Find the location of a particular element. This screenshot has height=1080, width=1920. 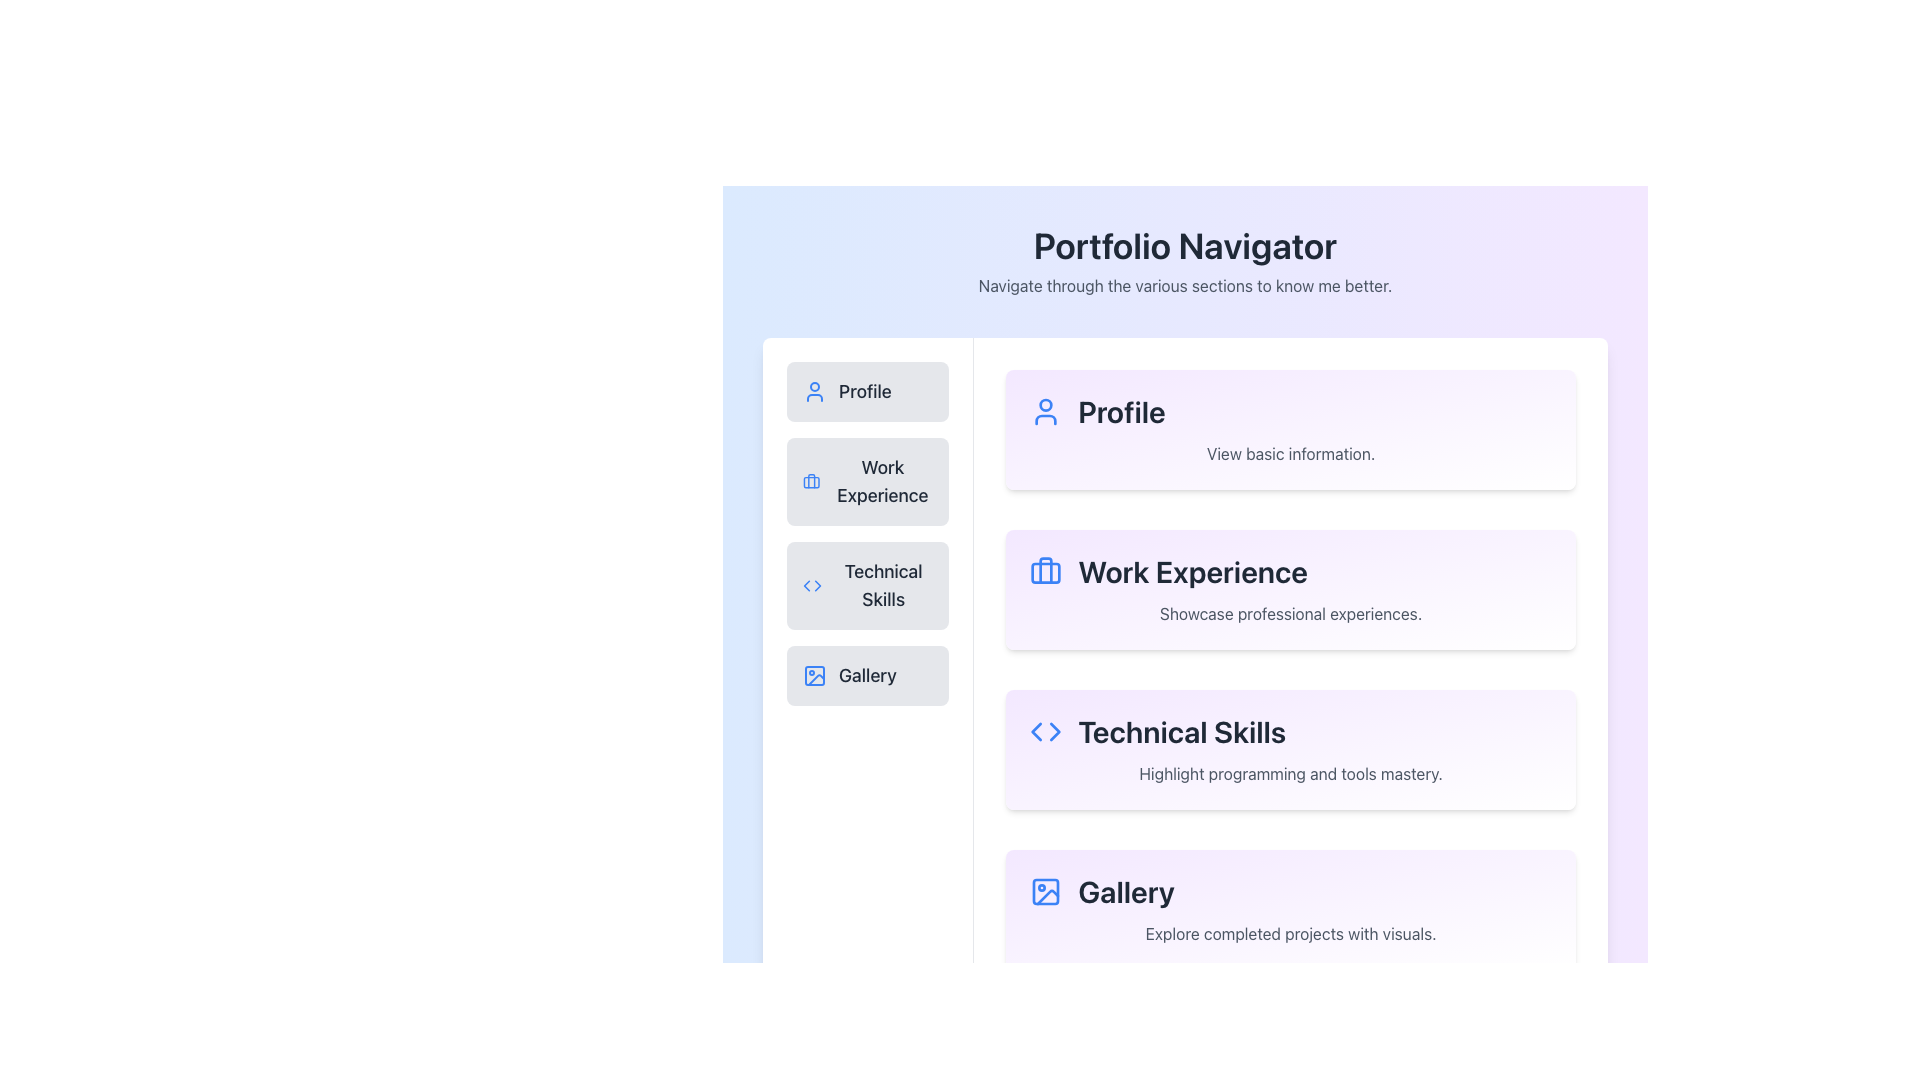

the small blue icon consisting of two inward-pointing angled brackets located to the left of the 'Technical Skills' text is located at coordinates (1045, 732).